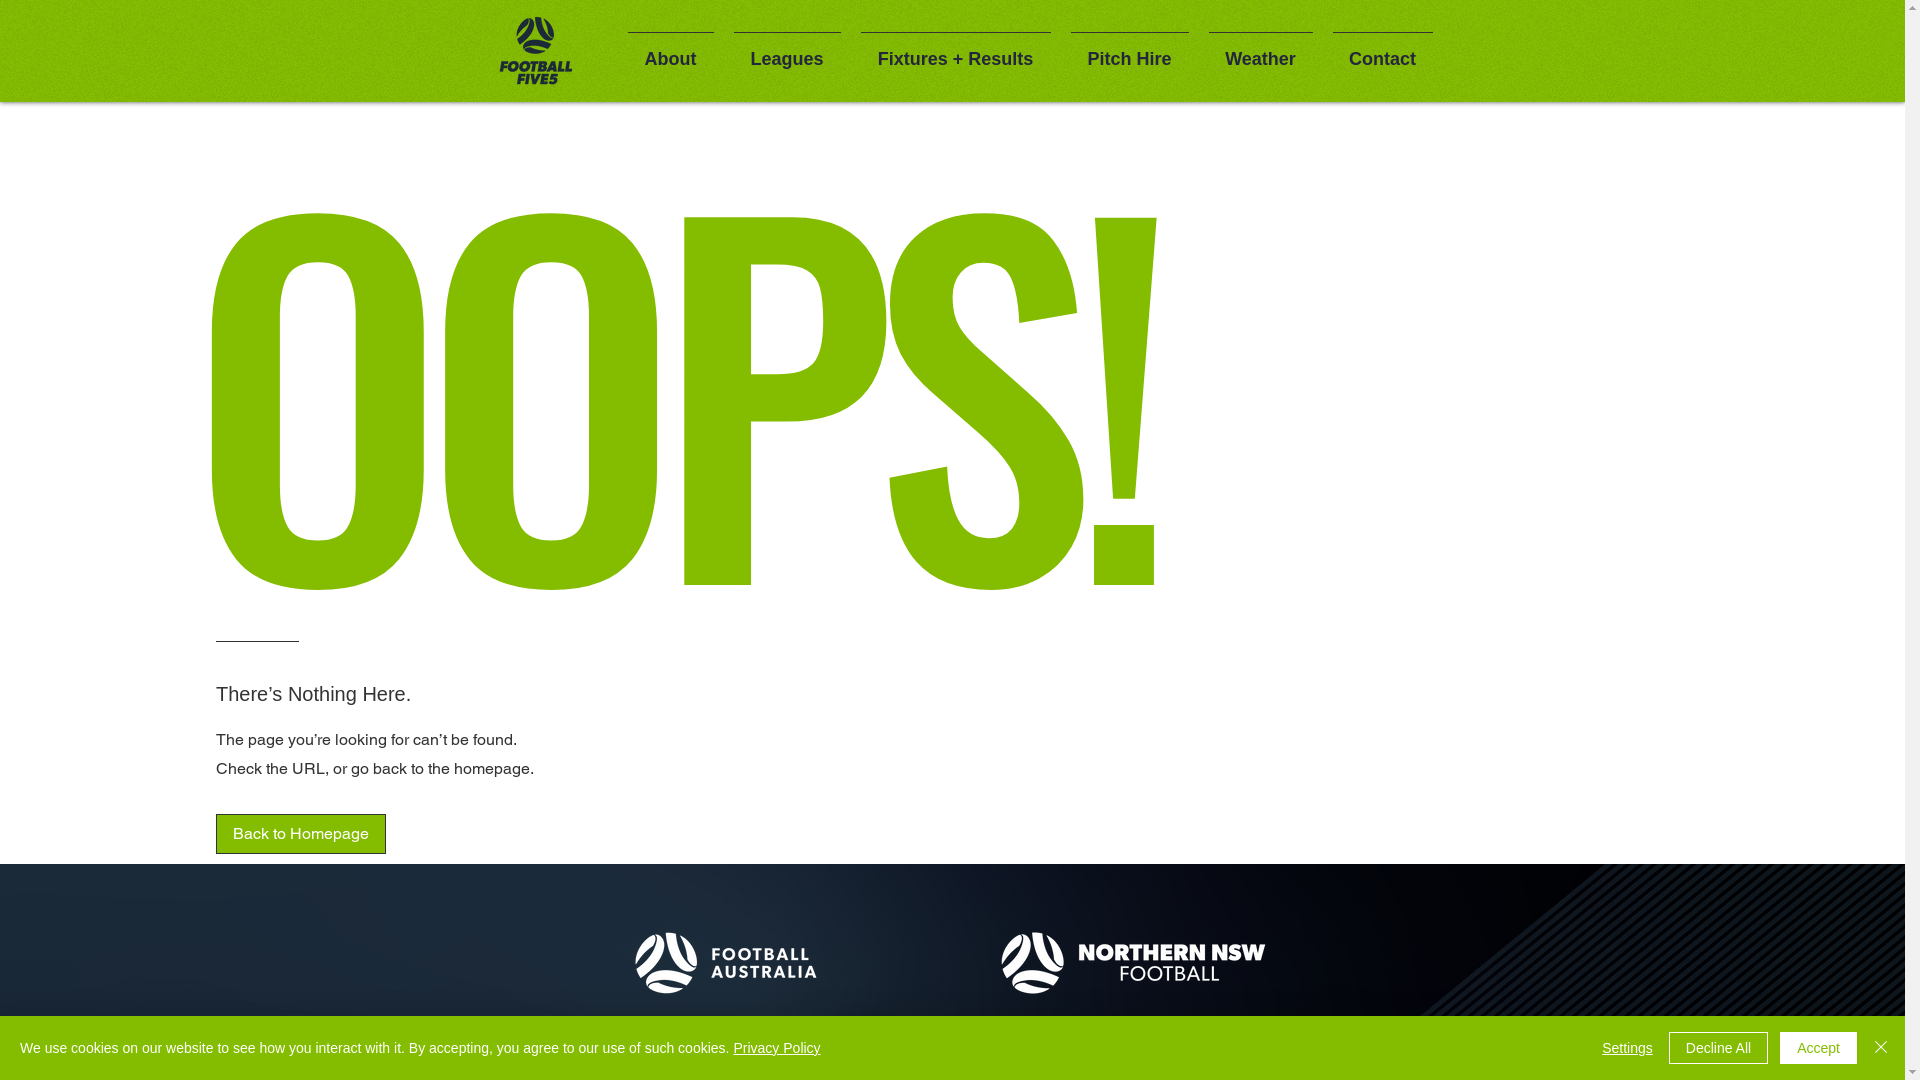 The width and height of the screenshot is (1920, 1080). Describe the element at coordinates (786, 49) in the screenshot. I see `'Leagues'` at that location.